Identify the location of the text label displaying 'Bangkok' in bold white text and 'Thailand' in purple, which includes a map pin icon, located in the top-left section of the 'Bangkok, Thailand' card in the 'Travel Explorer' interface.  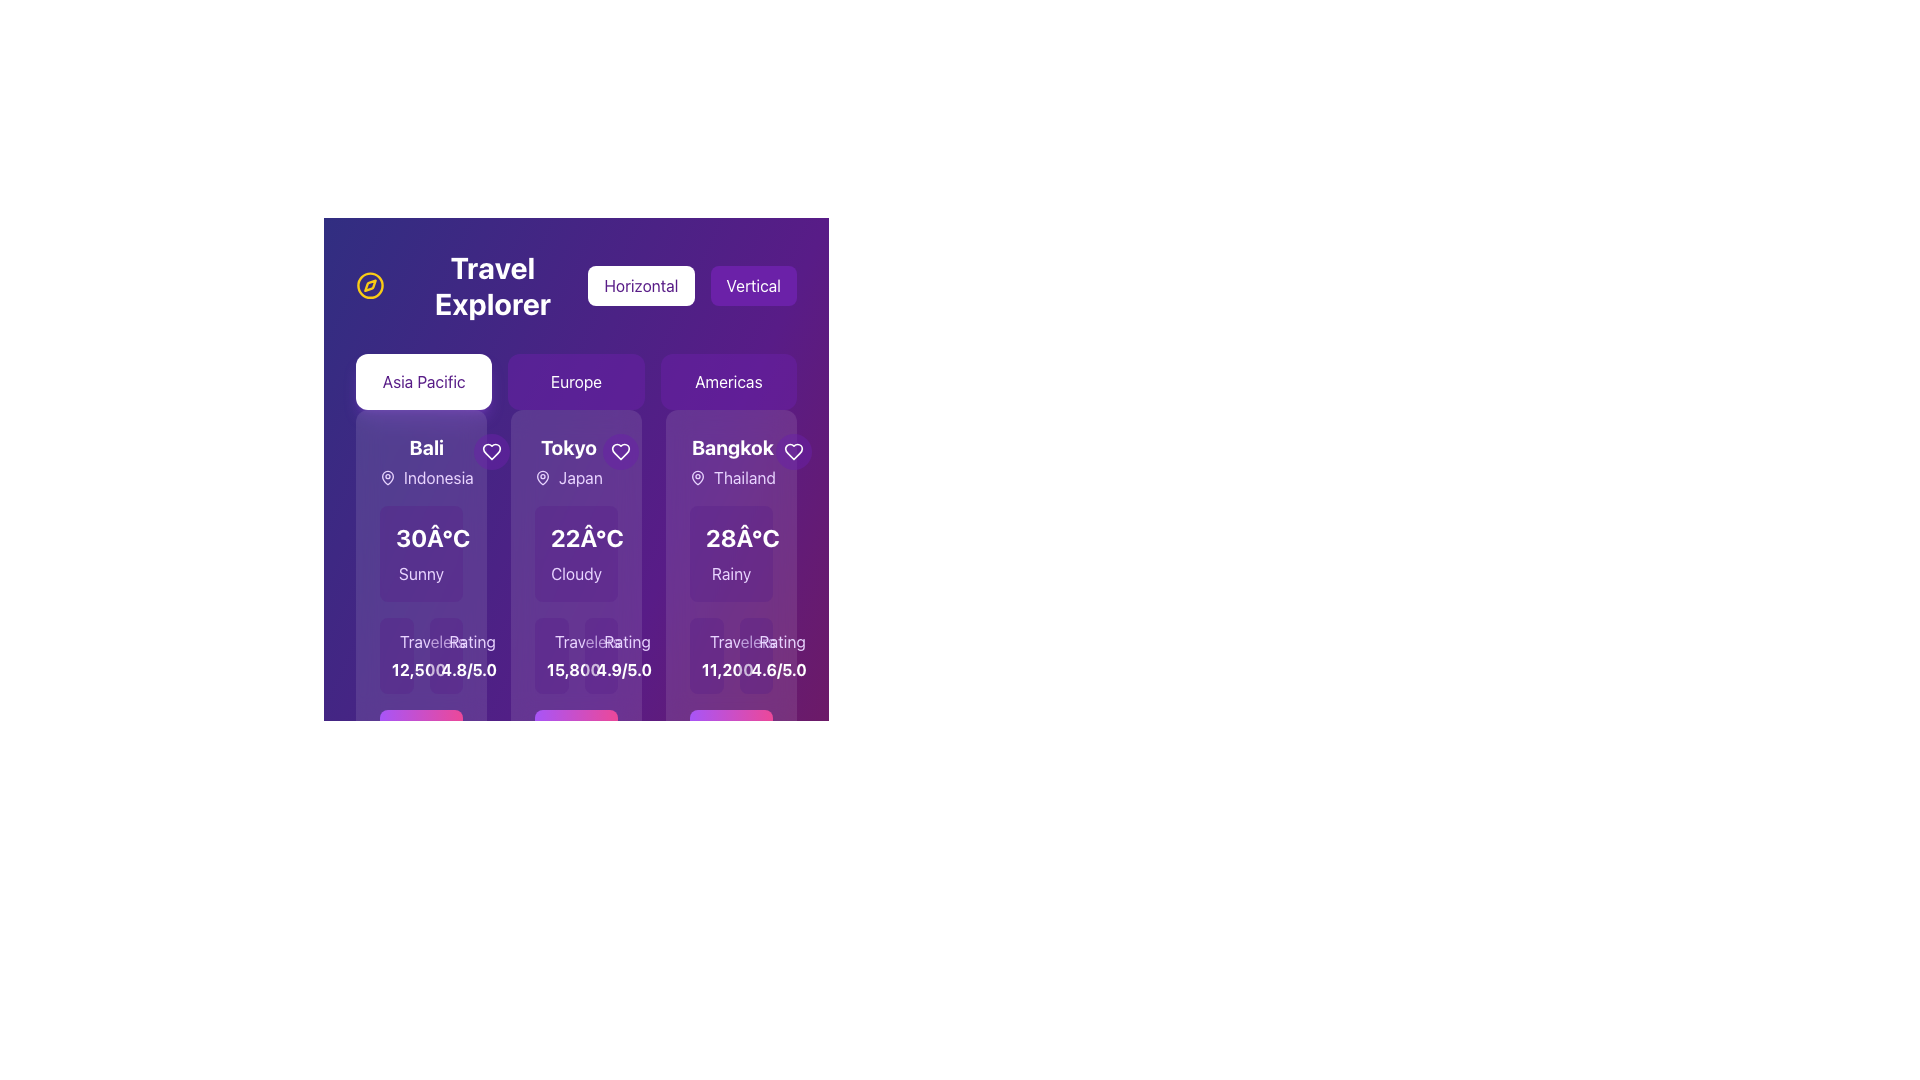
(730, 462).